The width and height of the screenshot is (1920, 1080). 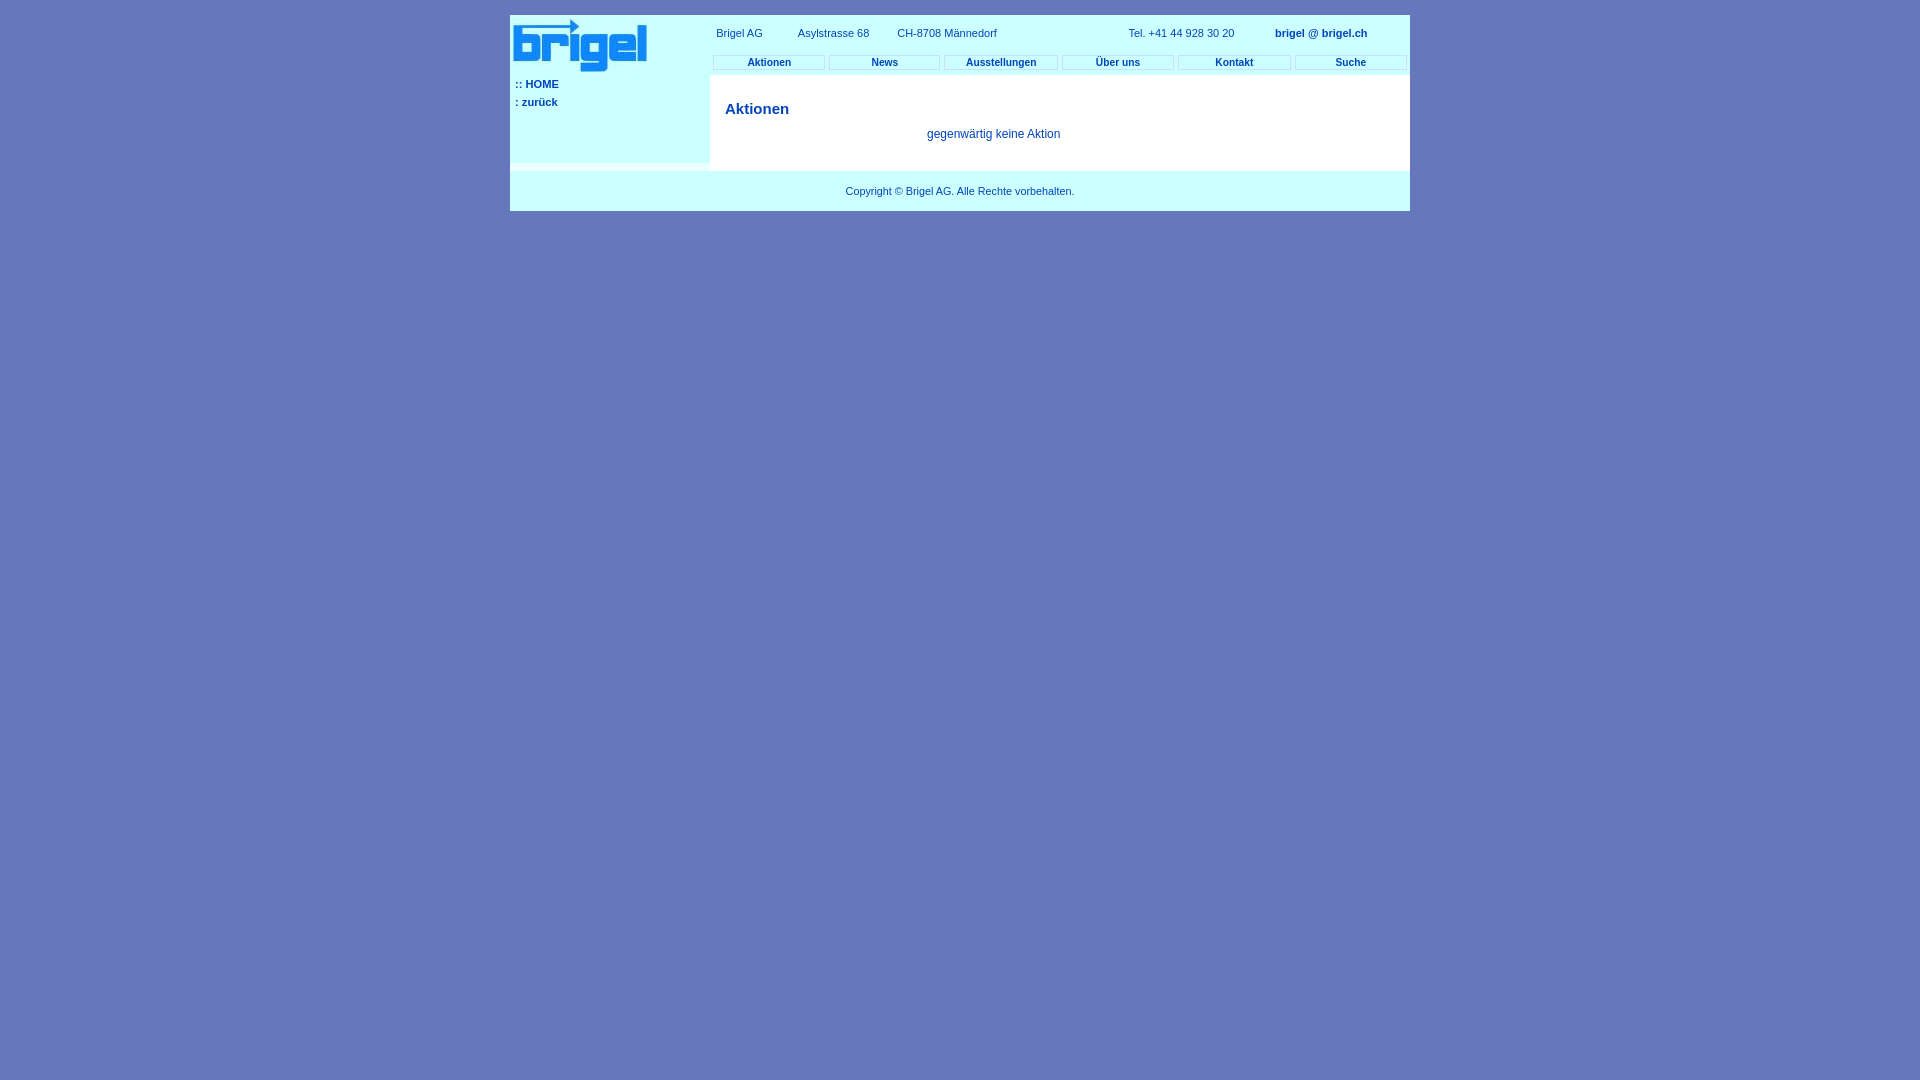 What do you see at coordinates (944, 61) in the screenshot?
I see `'Ausstellungen'` at bounding box center [944, 61].